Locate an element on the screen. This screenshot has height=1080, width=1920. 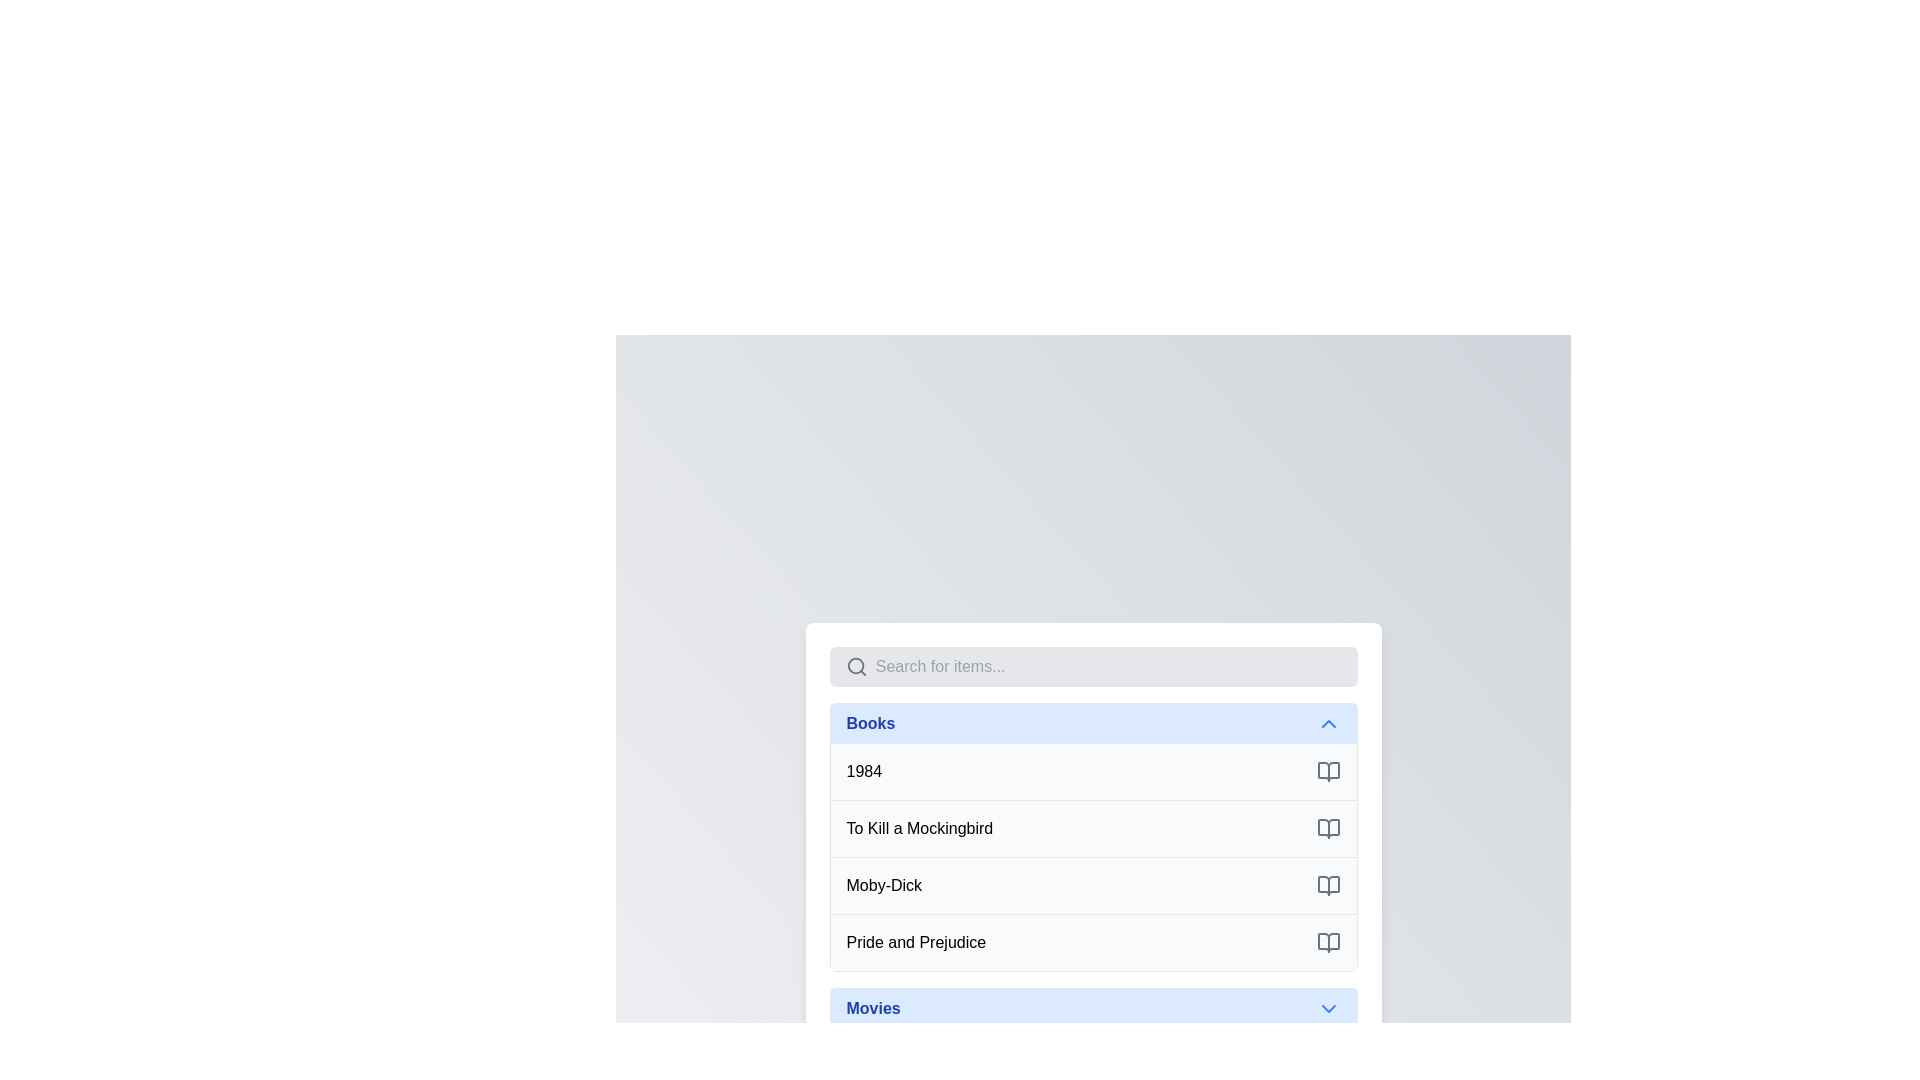
the open book icon located to the right of the '1984' book entry in the 'Books' section is located at coordinates (1328, 770).